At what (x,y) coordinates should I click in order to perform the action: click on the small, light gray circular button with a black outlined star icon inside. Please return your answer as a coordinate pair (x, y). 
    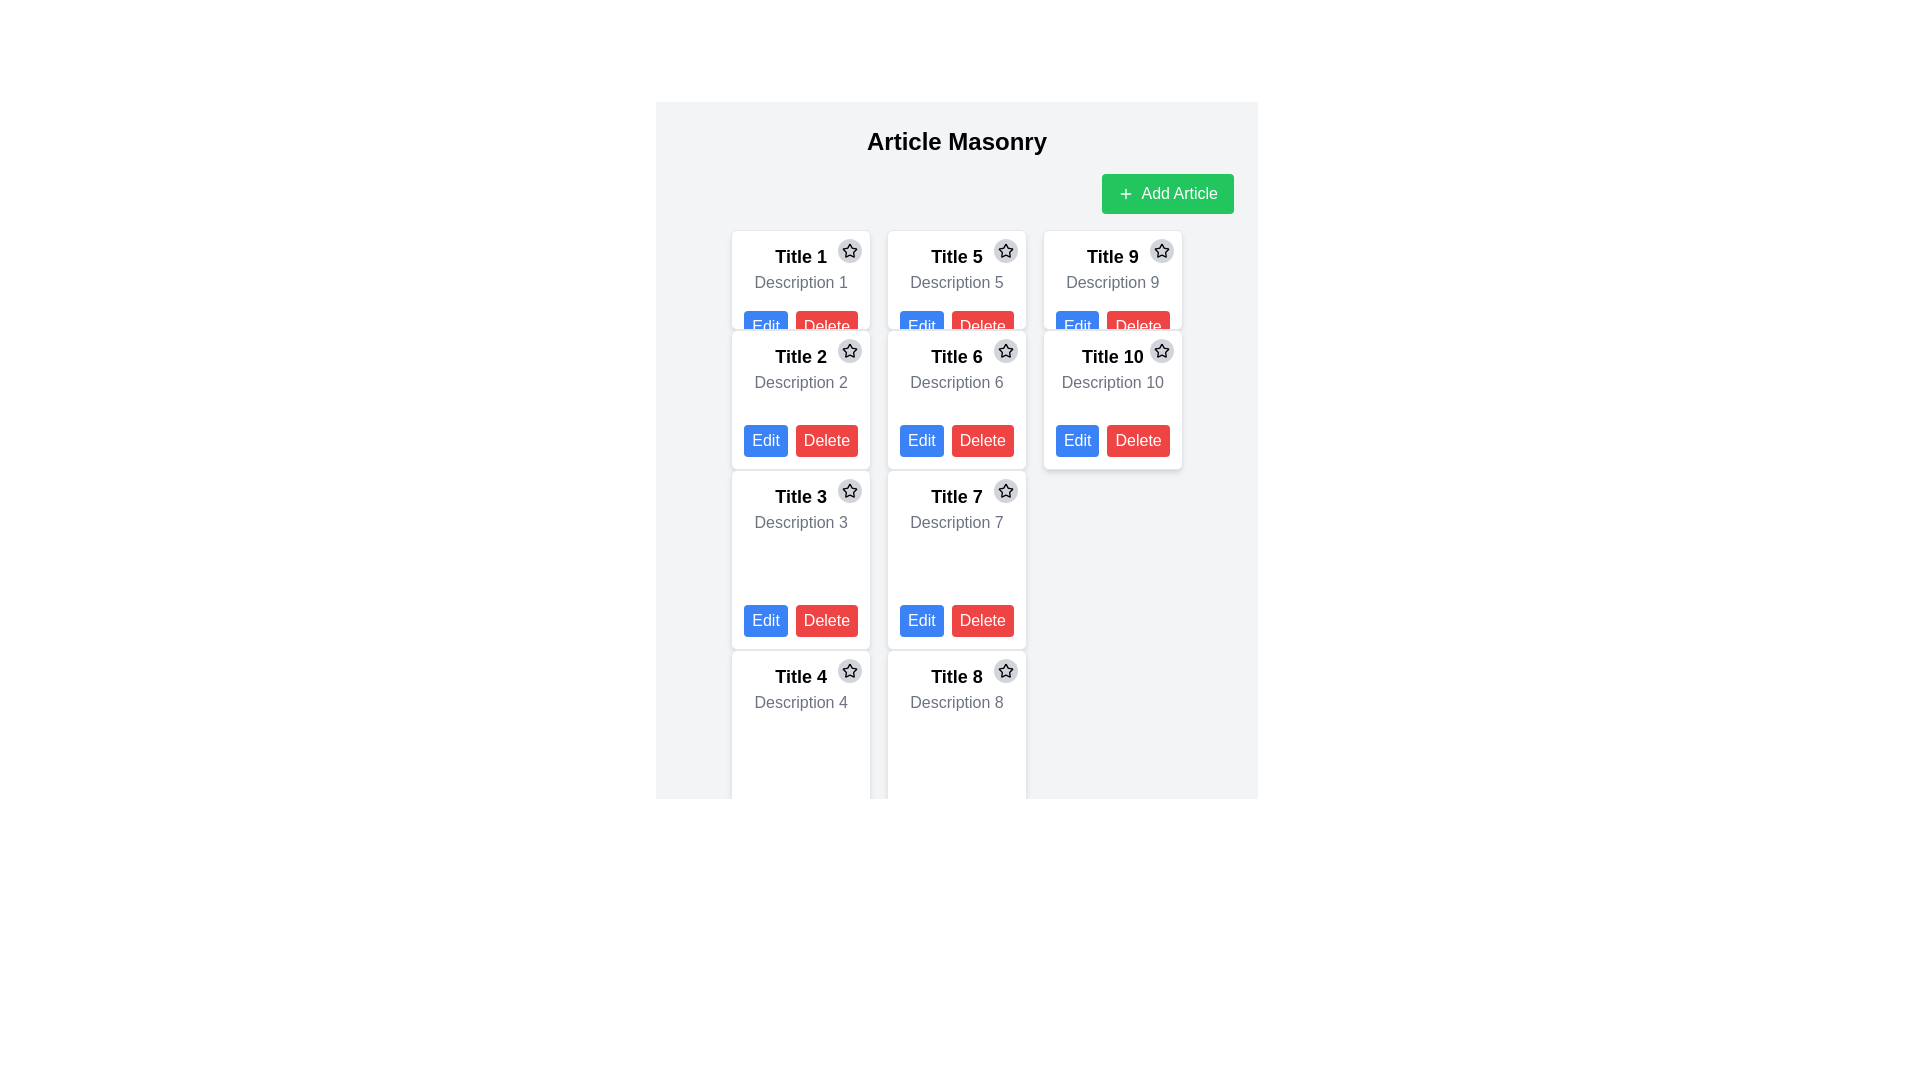
    Looking at the image, I should click on (850, 249).